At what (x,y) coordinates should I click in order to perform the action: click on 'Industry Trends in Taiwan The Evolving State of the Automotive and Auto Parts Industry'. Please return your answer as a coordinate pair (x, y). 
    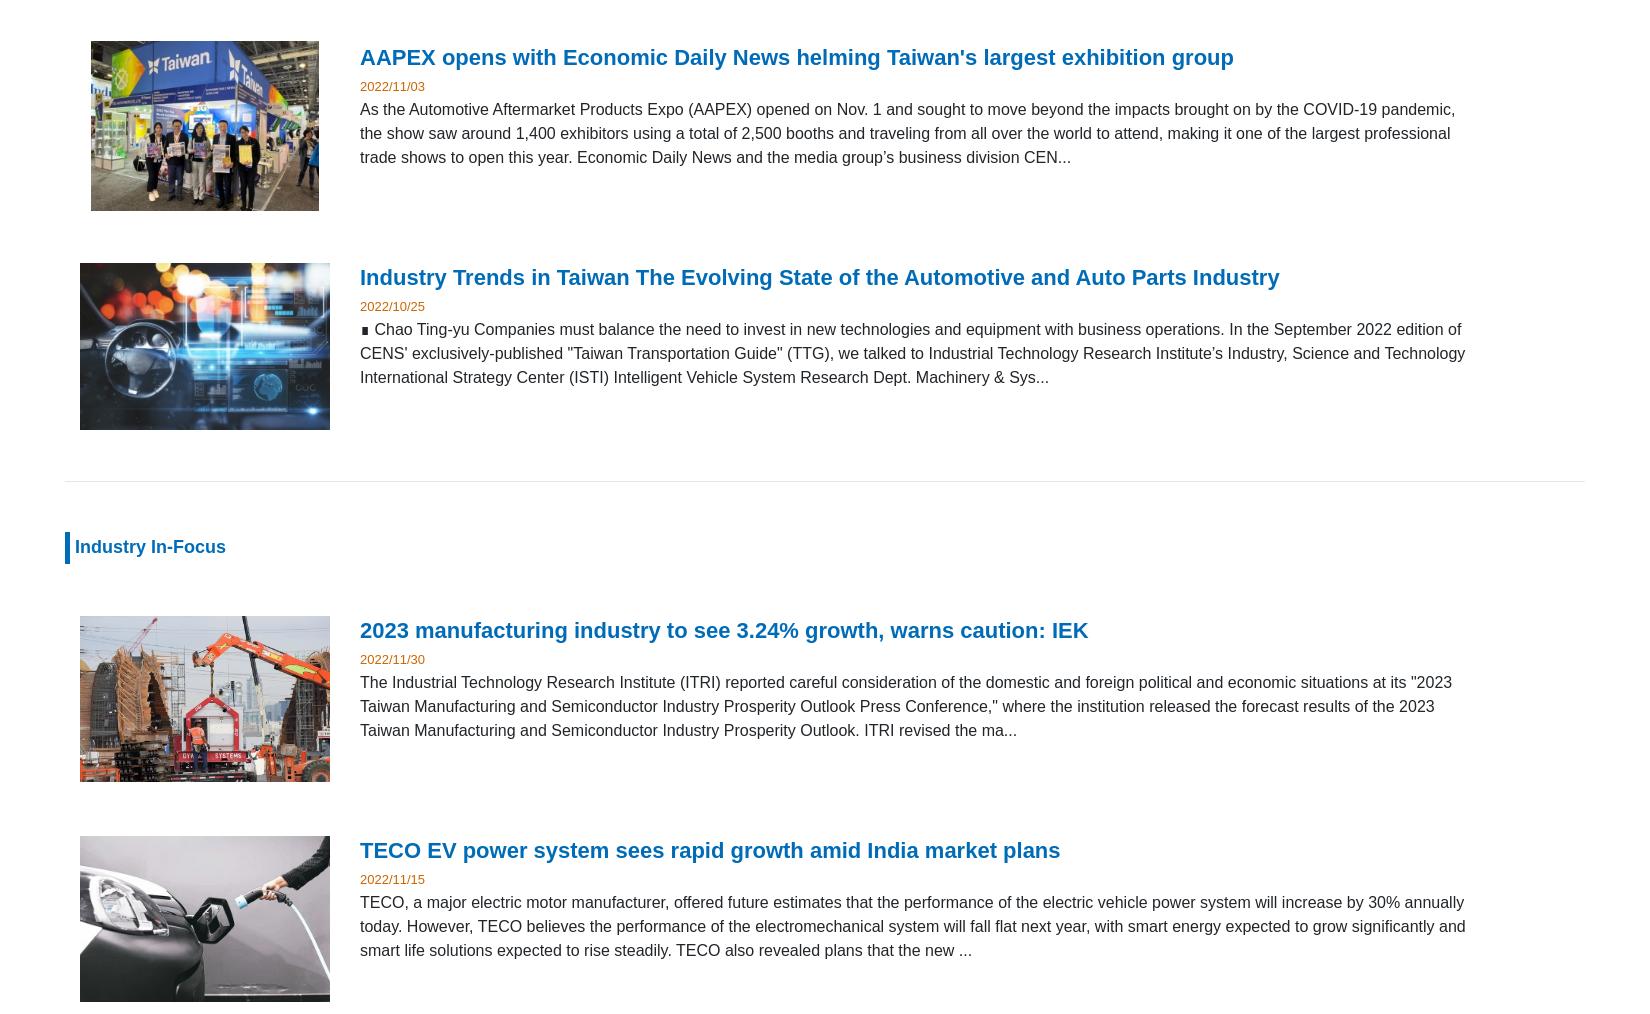
    Looking at the image, I should click on (818, 277).